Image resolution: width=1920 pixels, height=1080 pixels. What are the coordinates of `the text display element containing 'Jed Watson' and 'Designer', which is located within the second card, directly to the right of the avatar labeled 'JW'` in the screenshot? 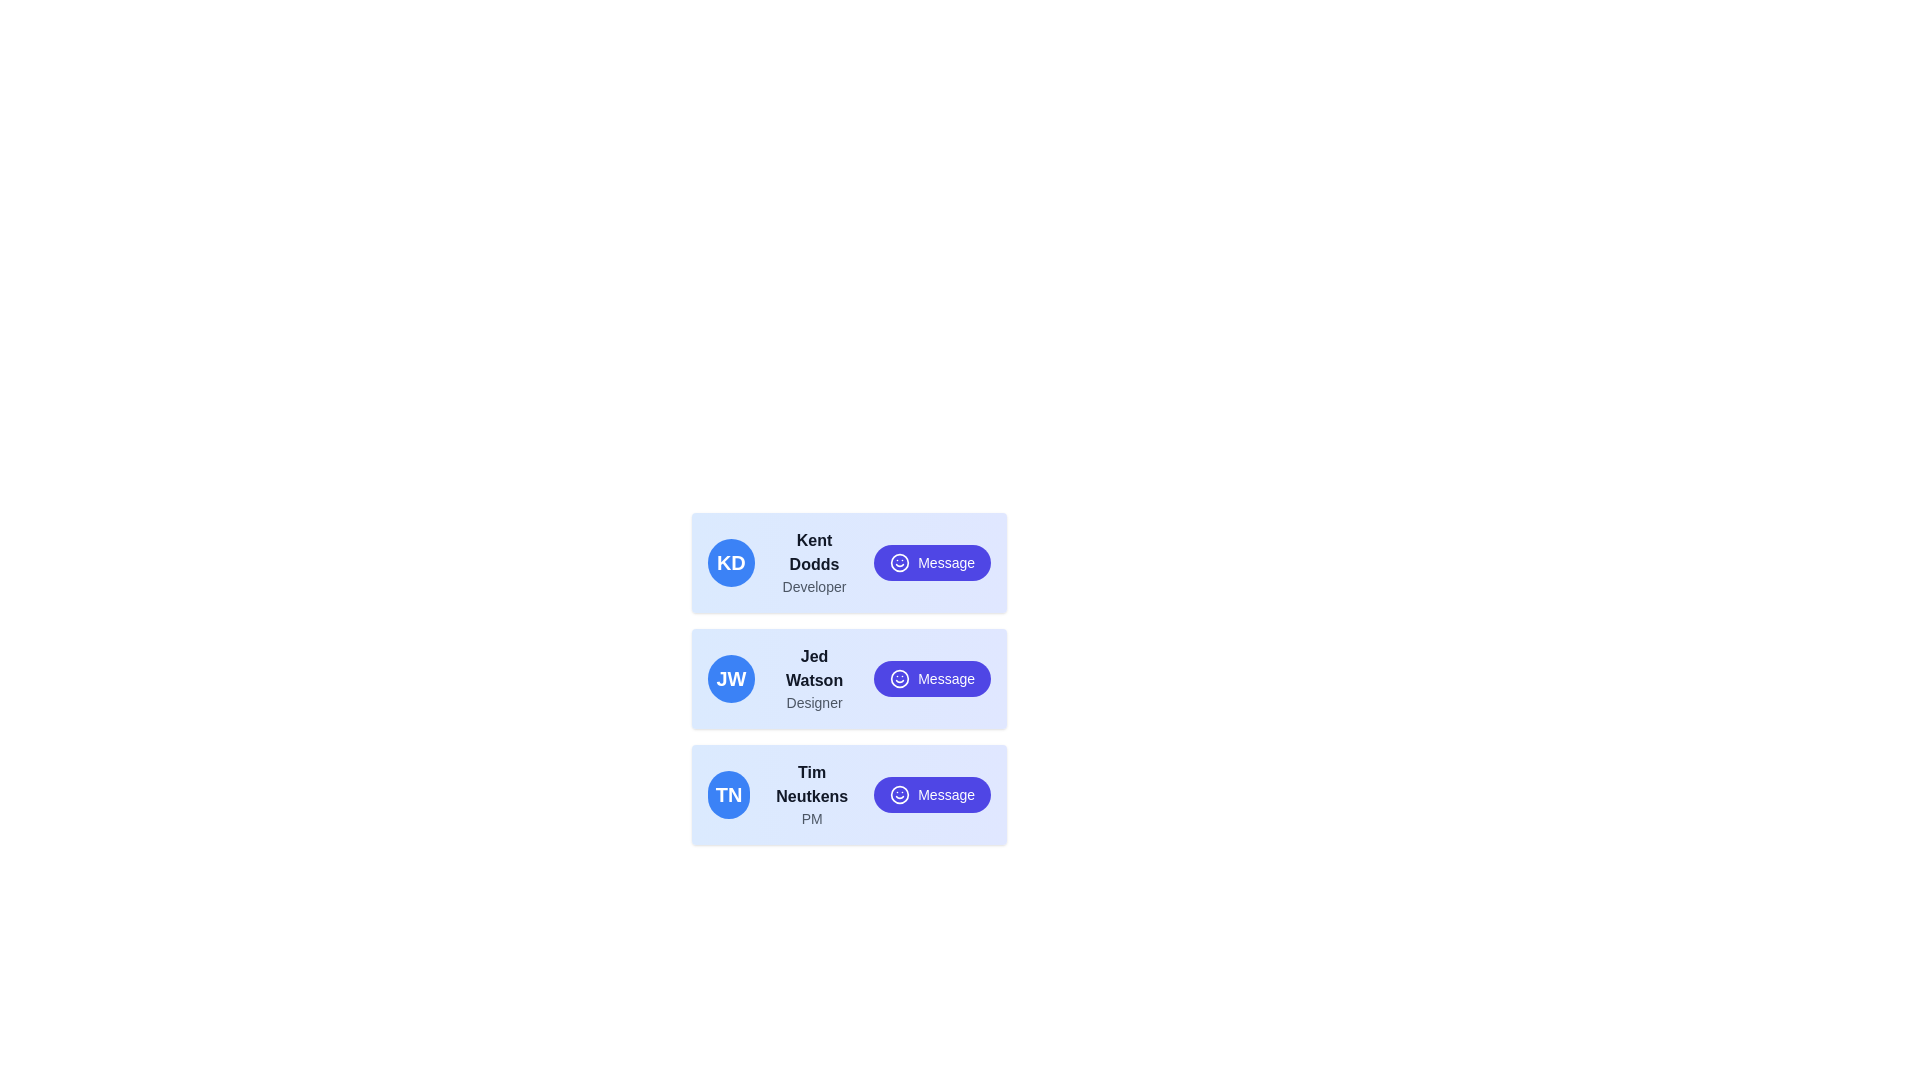 It's located at (814, 677).